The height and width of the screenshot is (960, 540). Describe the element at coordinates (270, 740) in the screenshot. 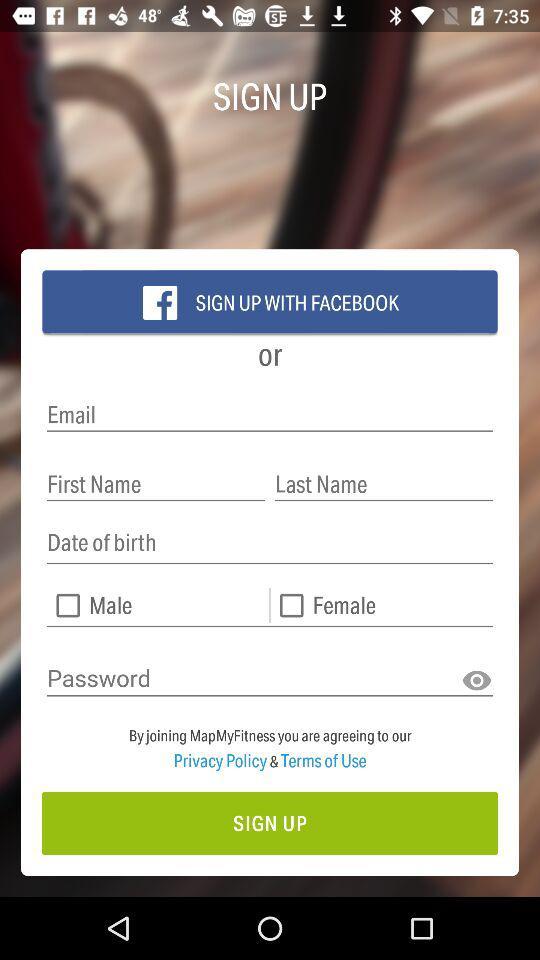

I see `the text above sign up` at that location.